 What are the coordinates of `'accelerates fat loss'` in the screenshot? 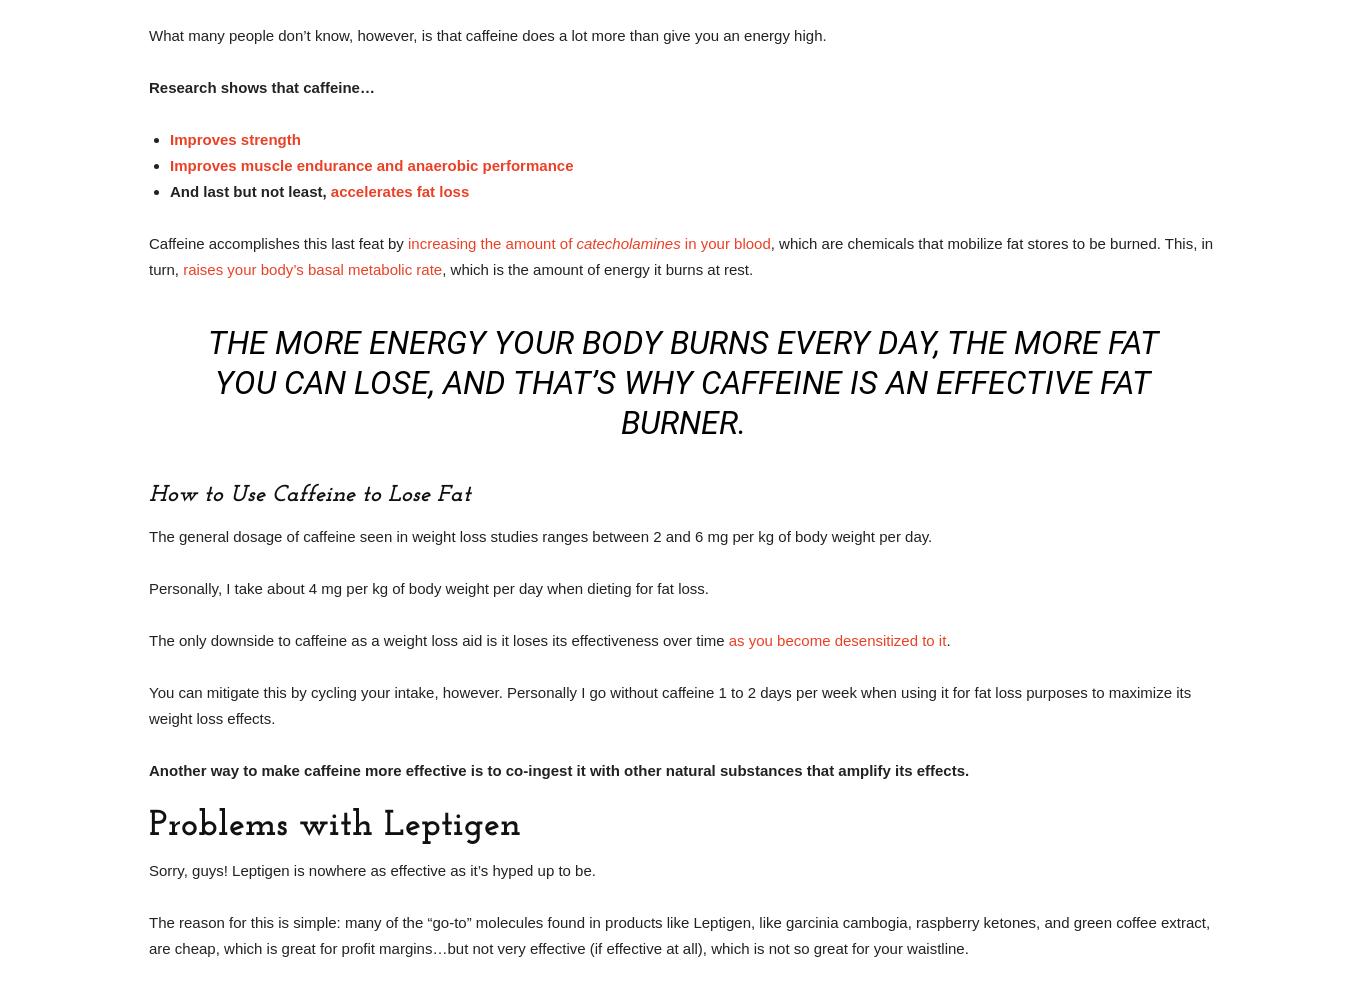 It's located at (330, 191).